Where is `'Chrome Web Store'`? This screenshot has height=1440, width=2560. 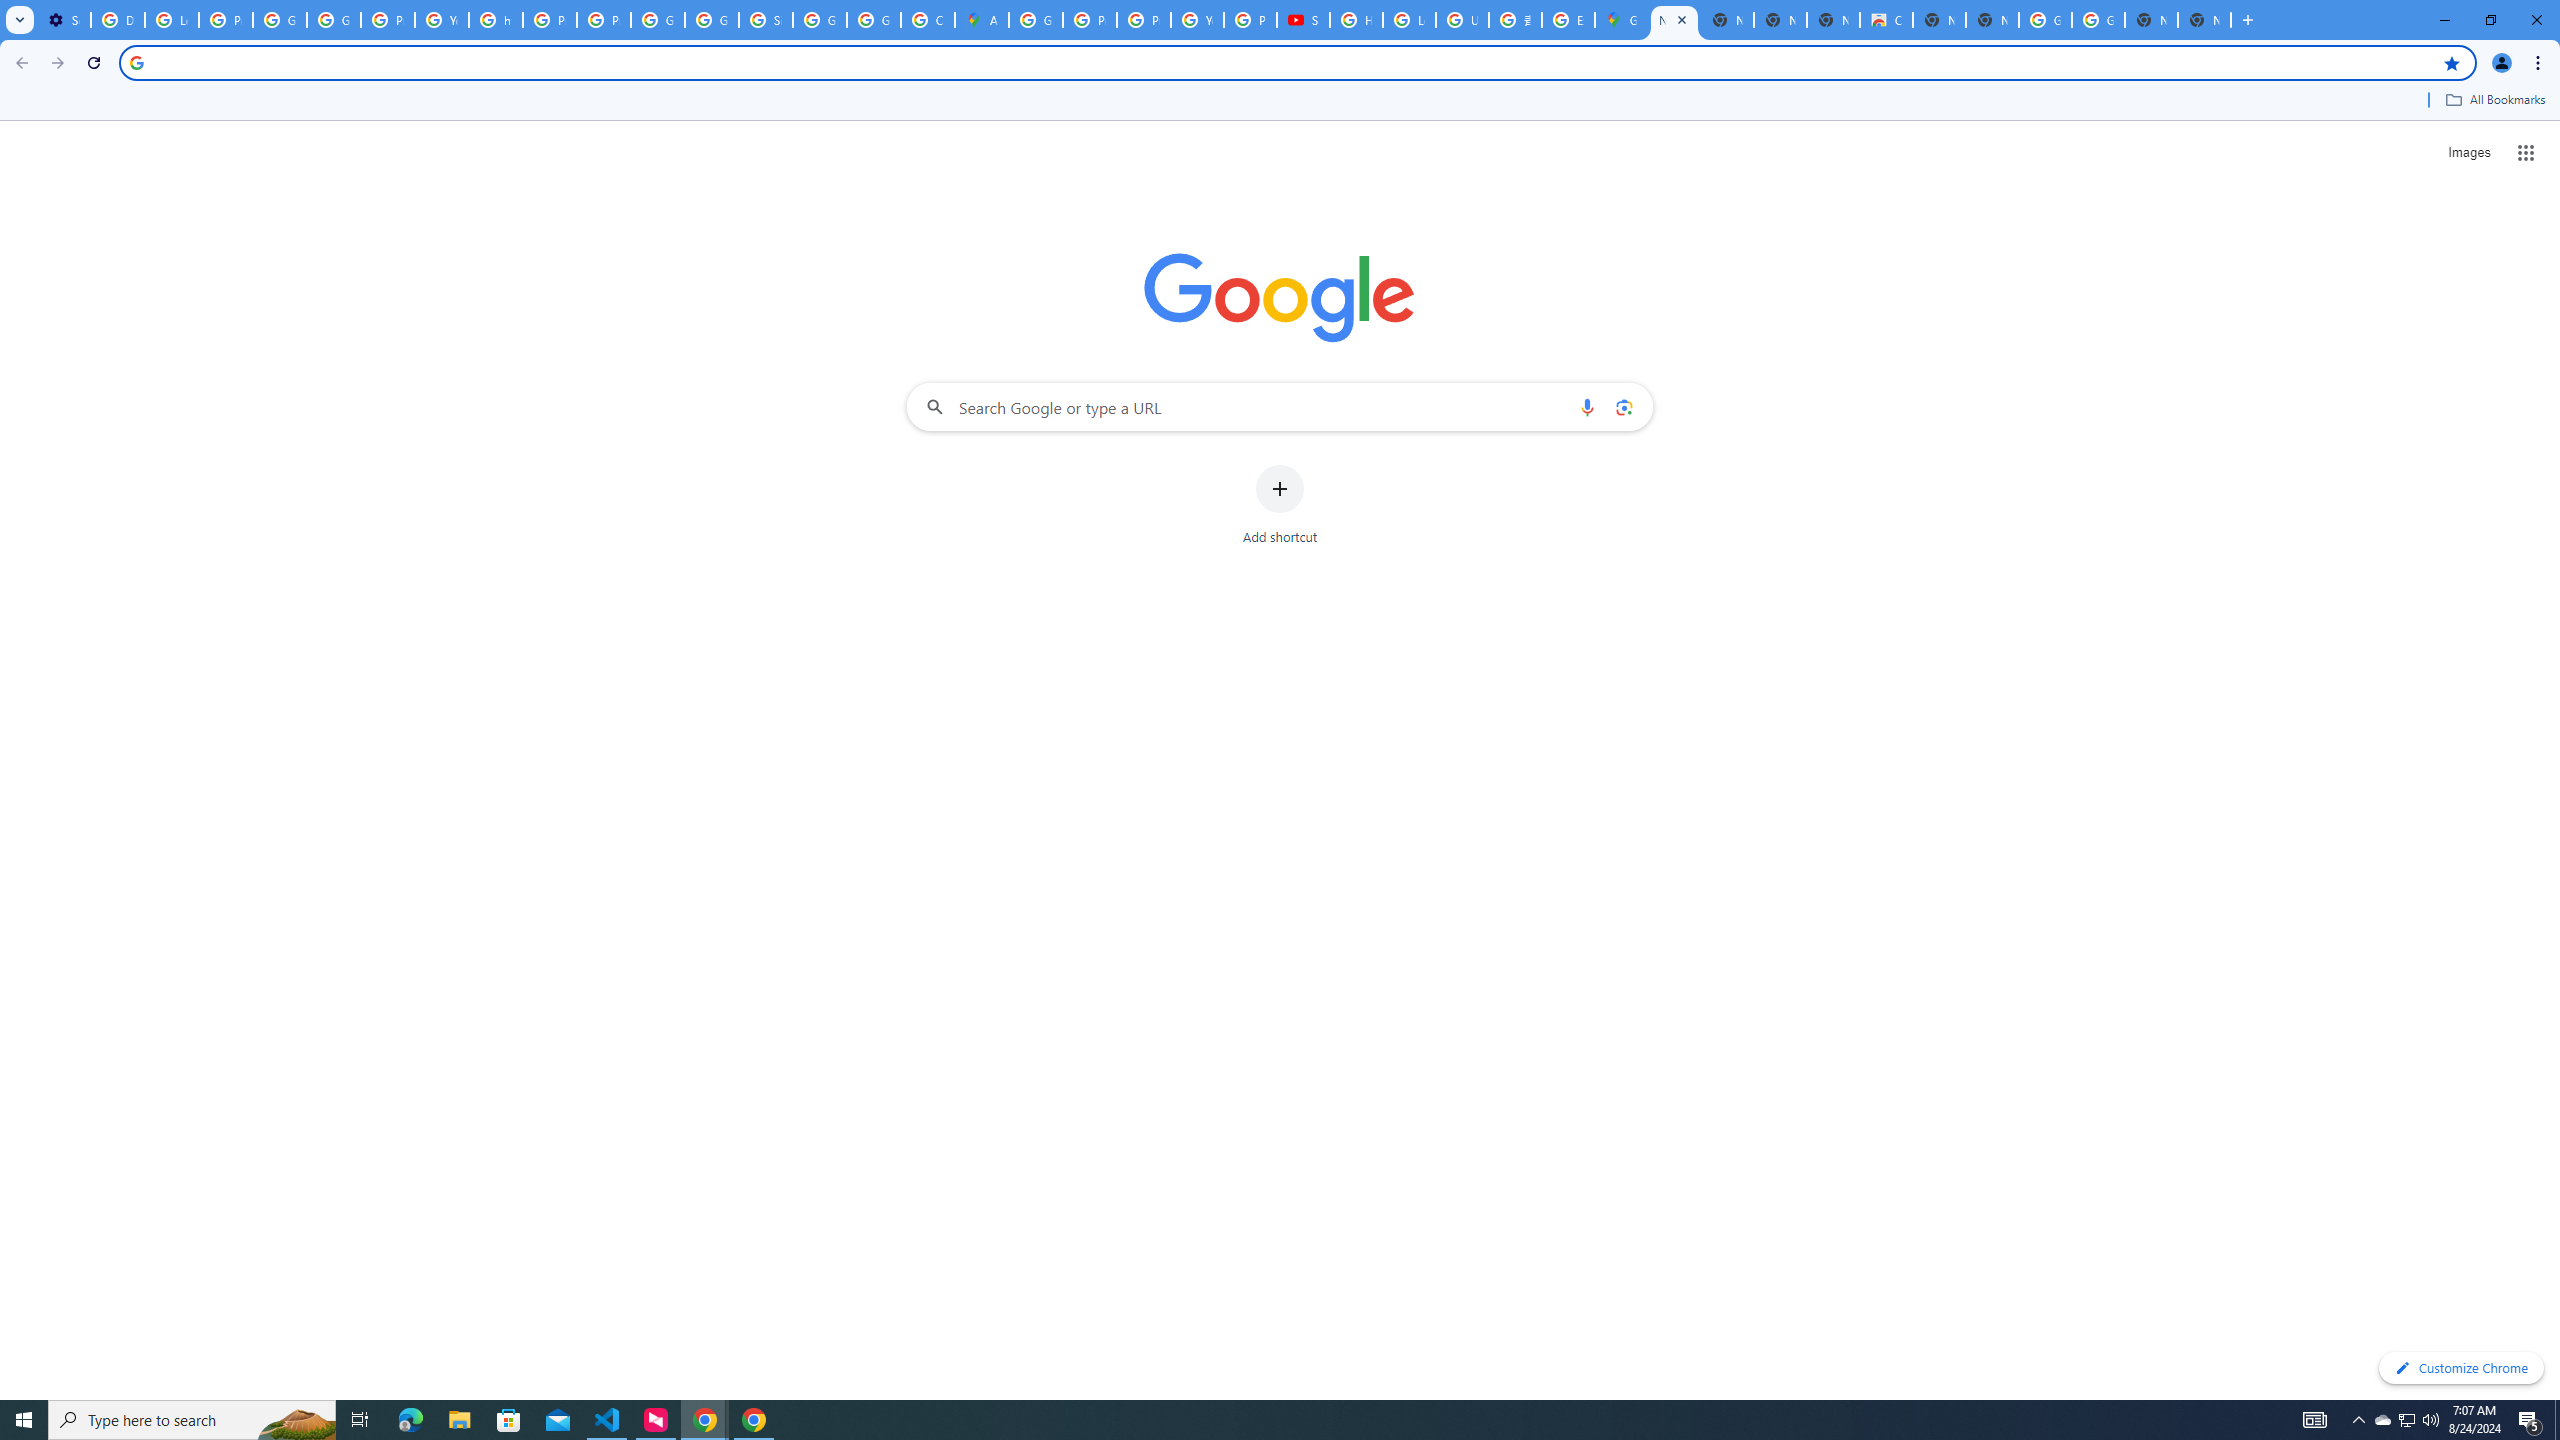
'Chrome Web Store' is located at coordinates (1886, 19).